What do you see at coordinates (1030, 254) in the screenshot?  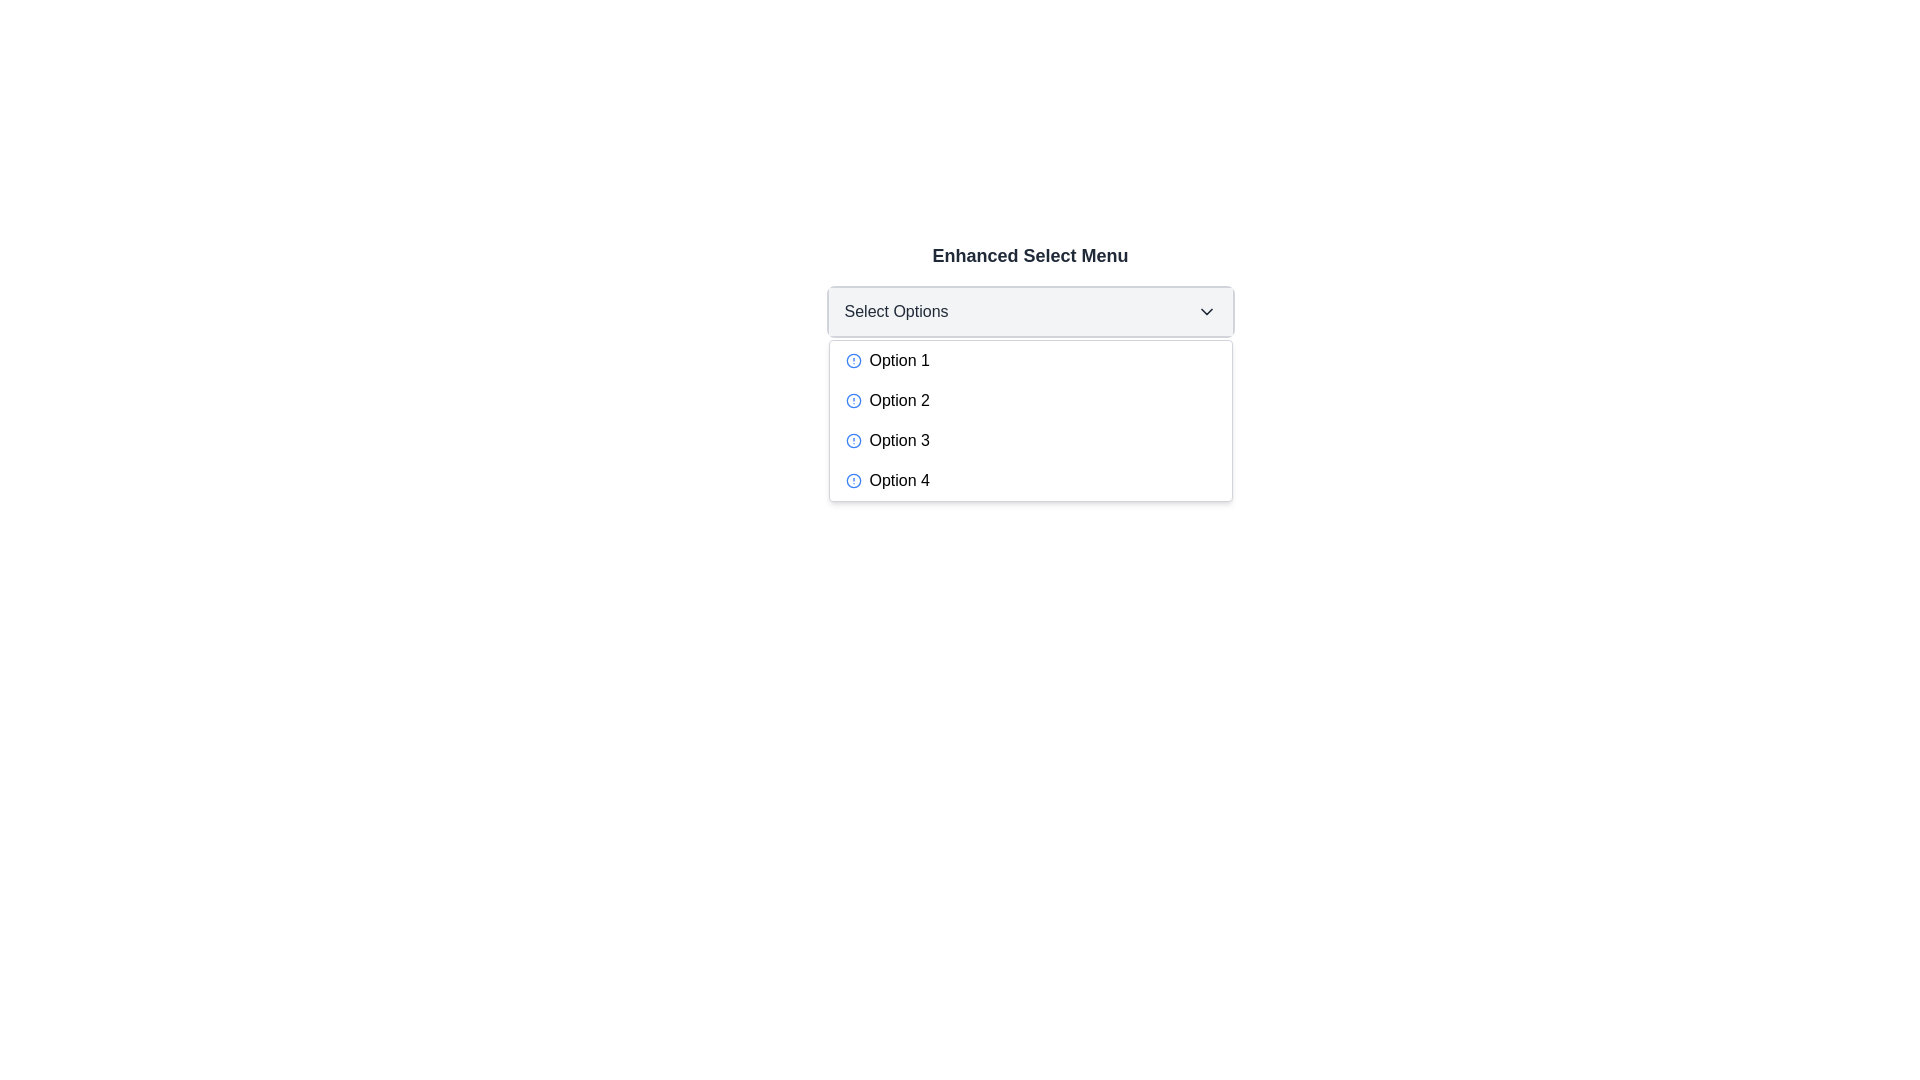 I see `the bold text label that reads 'Enhanced Select Menu', which serves as the header for the dropdown menu component` at bounding box center [1030, 254].